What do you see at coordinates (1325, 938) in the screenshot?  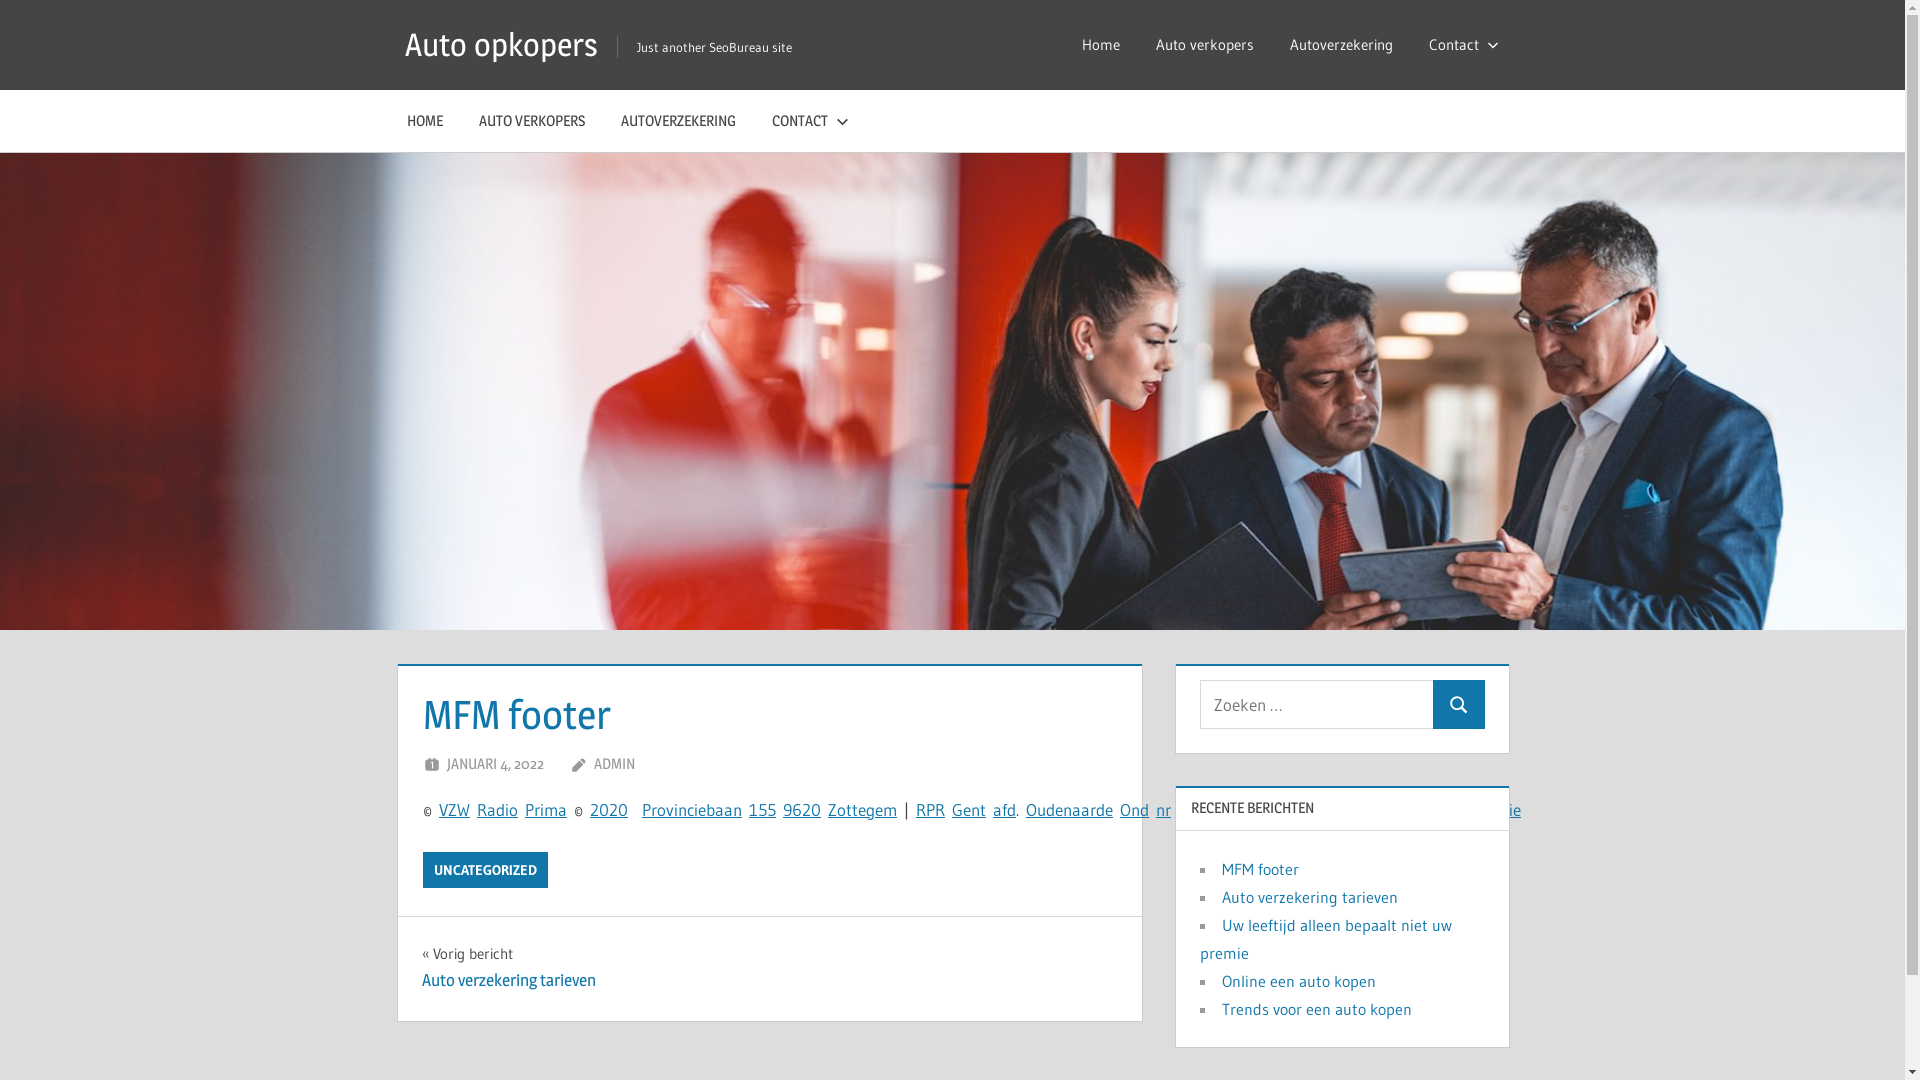 I see `'Uw leeftijd alleen bepaalt niet uw premie'` at bounding box center [1325, 938].